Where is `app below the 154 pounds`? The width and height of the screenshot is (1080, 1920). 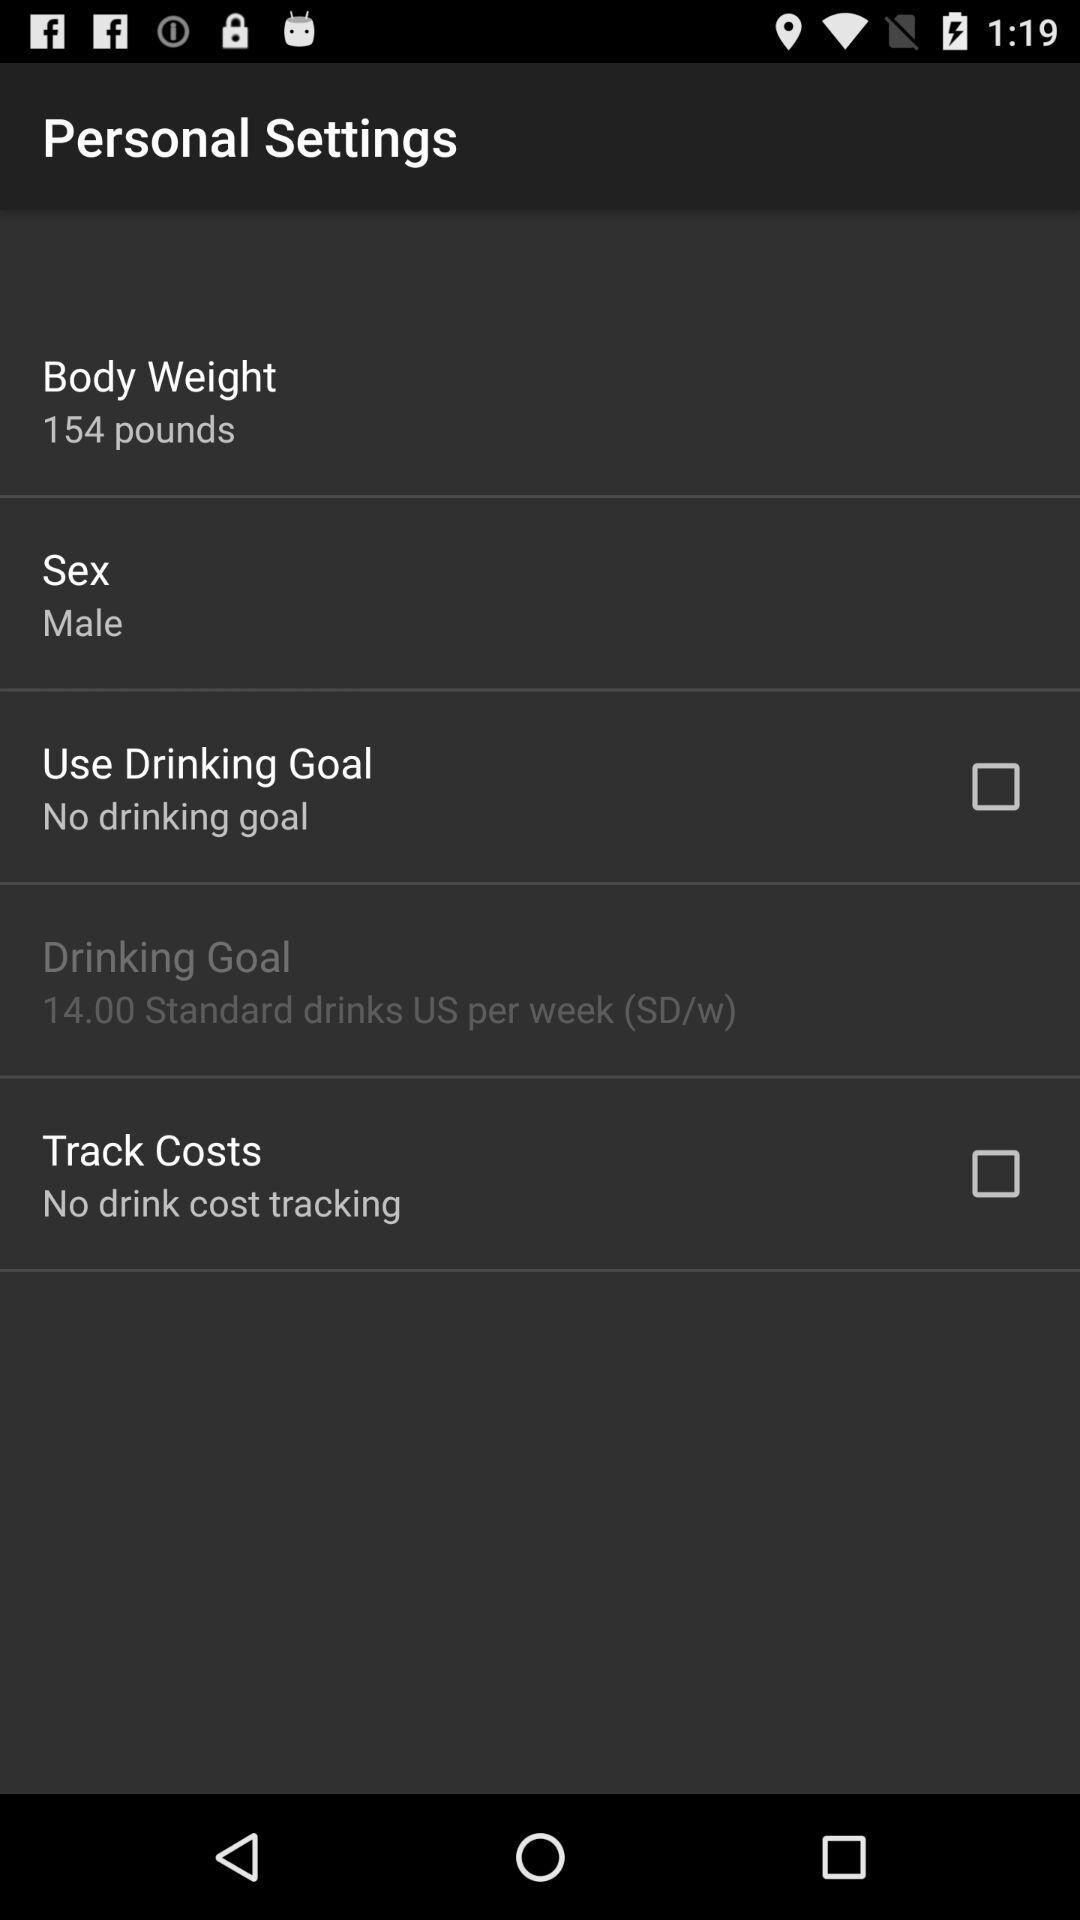
app below the 154 pounds is located at coordinates (75, 567).